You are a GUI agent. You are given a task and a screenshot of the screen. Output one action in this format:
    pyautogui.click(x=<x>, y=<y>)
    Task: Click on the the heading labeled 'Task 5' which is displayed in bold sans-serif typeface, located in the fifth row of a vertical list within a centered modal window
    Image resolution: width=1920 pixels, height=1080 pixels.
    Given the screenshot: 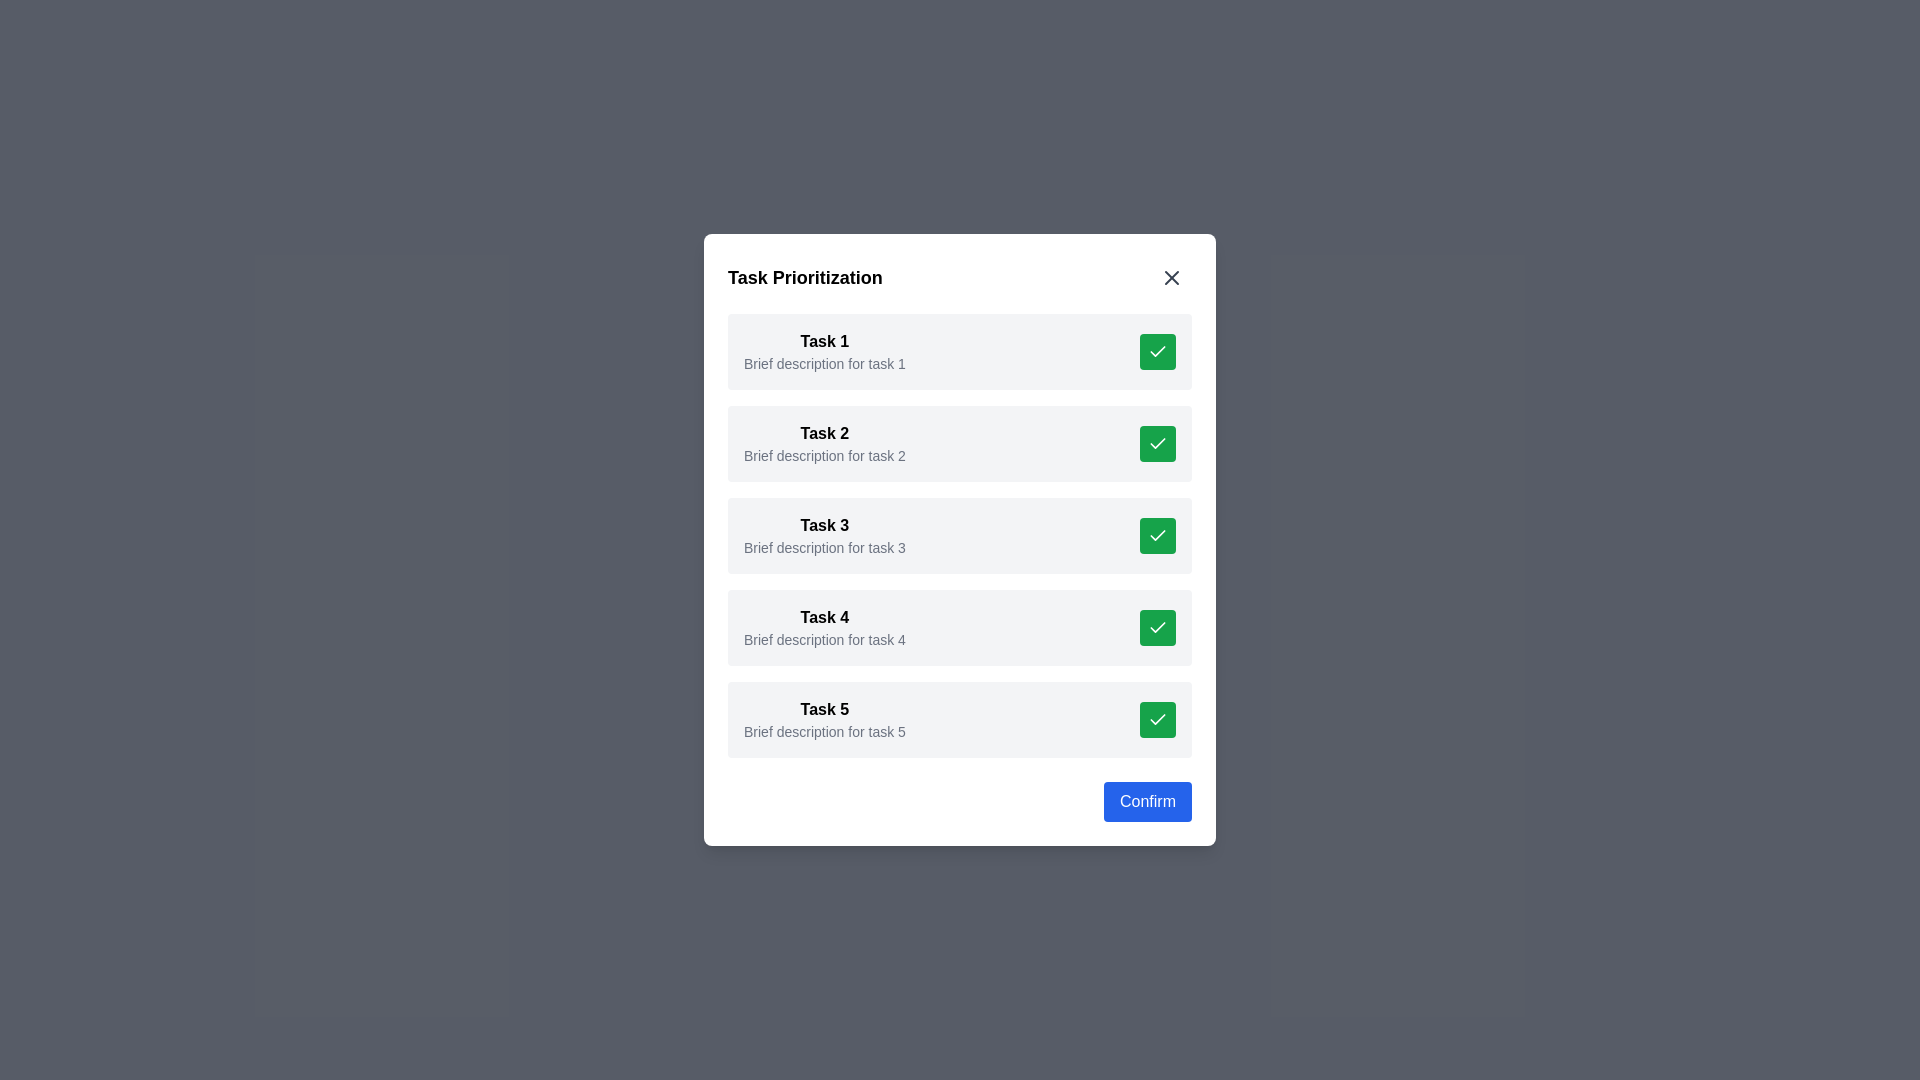 What is the action you would take?
    pyautogui.click(x=825, y=708)
    